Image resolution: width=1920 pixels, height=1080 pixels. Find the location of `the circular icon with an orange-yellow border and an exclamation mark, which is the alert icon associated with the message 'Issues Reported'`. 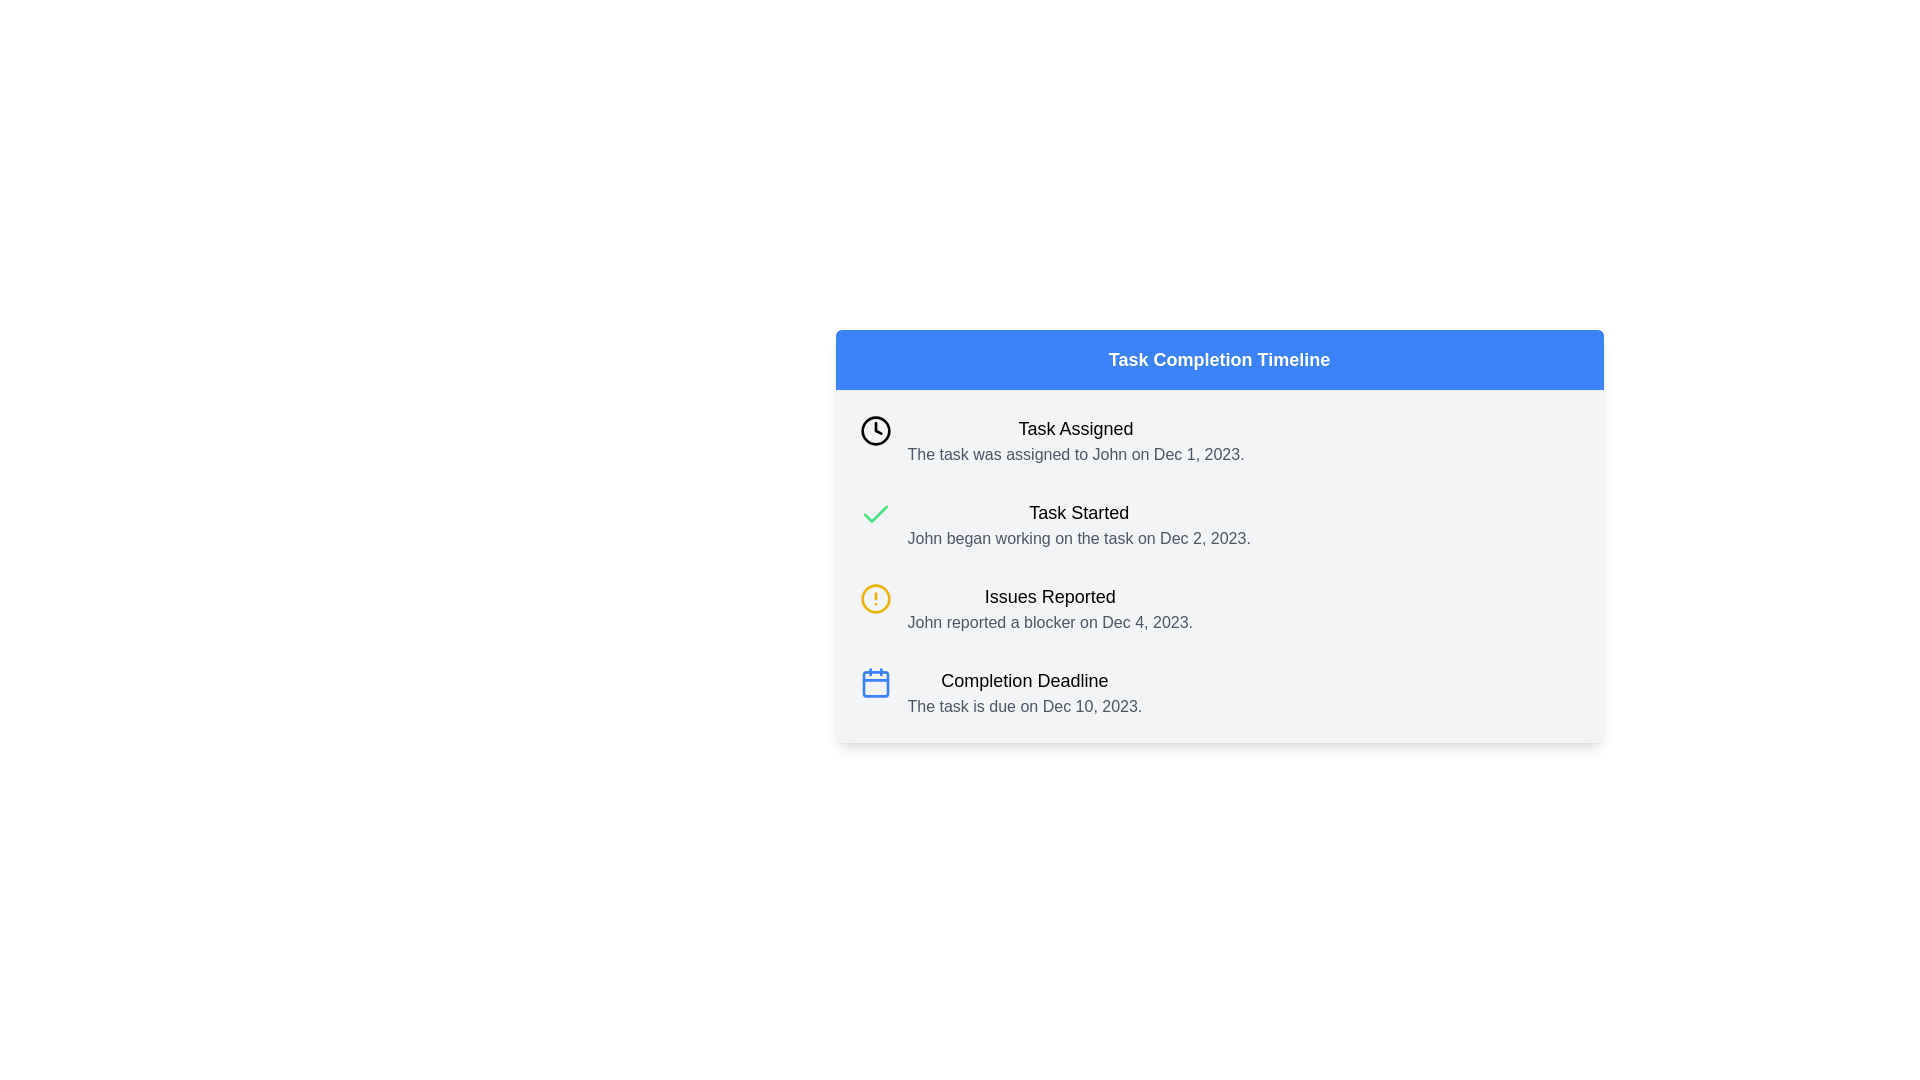

the circular icon with an orange-yellow border and an exclamation mark, which is the alert icon associated with the message 'Issues Reported' is located at coordinates (875, 597).